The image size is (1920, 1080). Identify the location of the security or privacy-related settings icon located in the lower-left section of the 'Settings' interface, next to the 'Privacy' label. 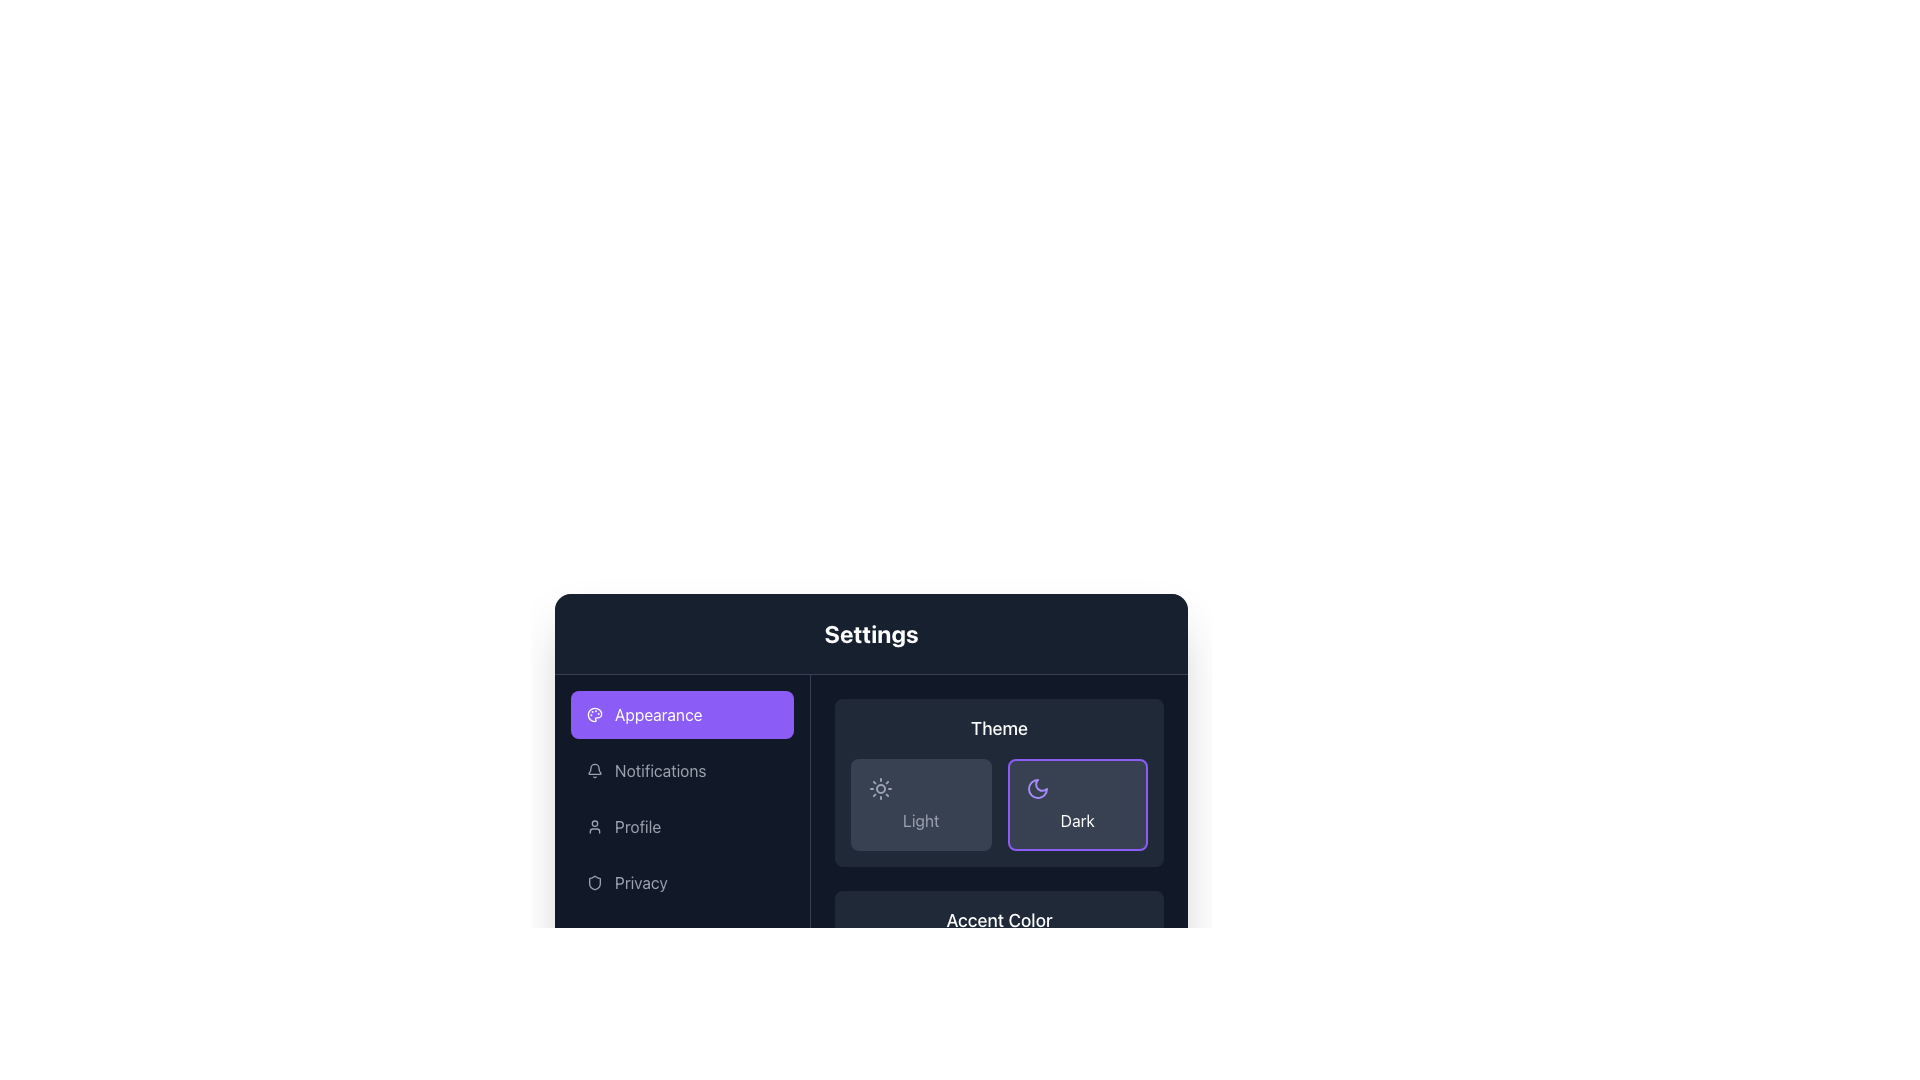
(594, 882).